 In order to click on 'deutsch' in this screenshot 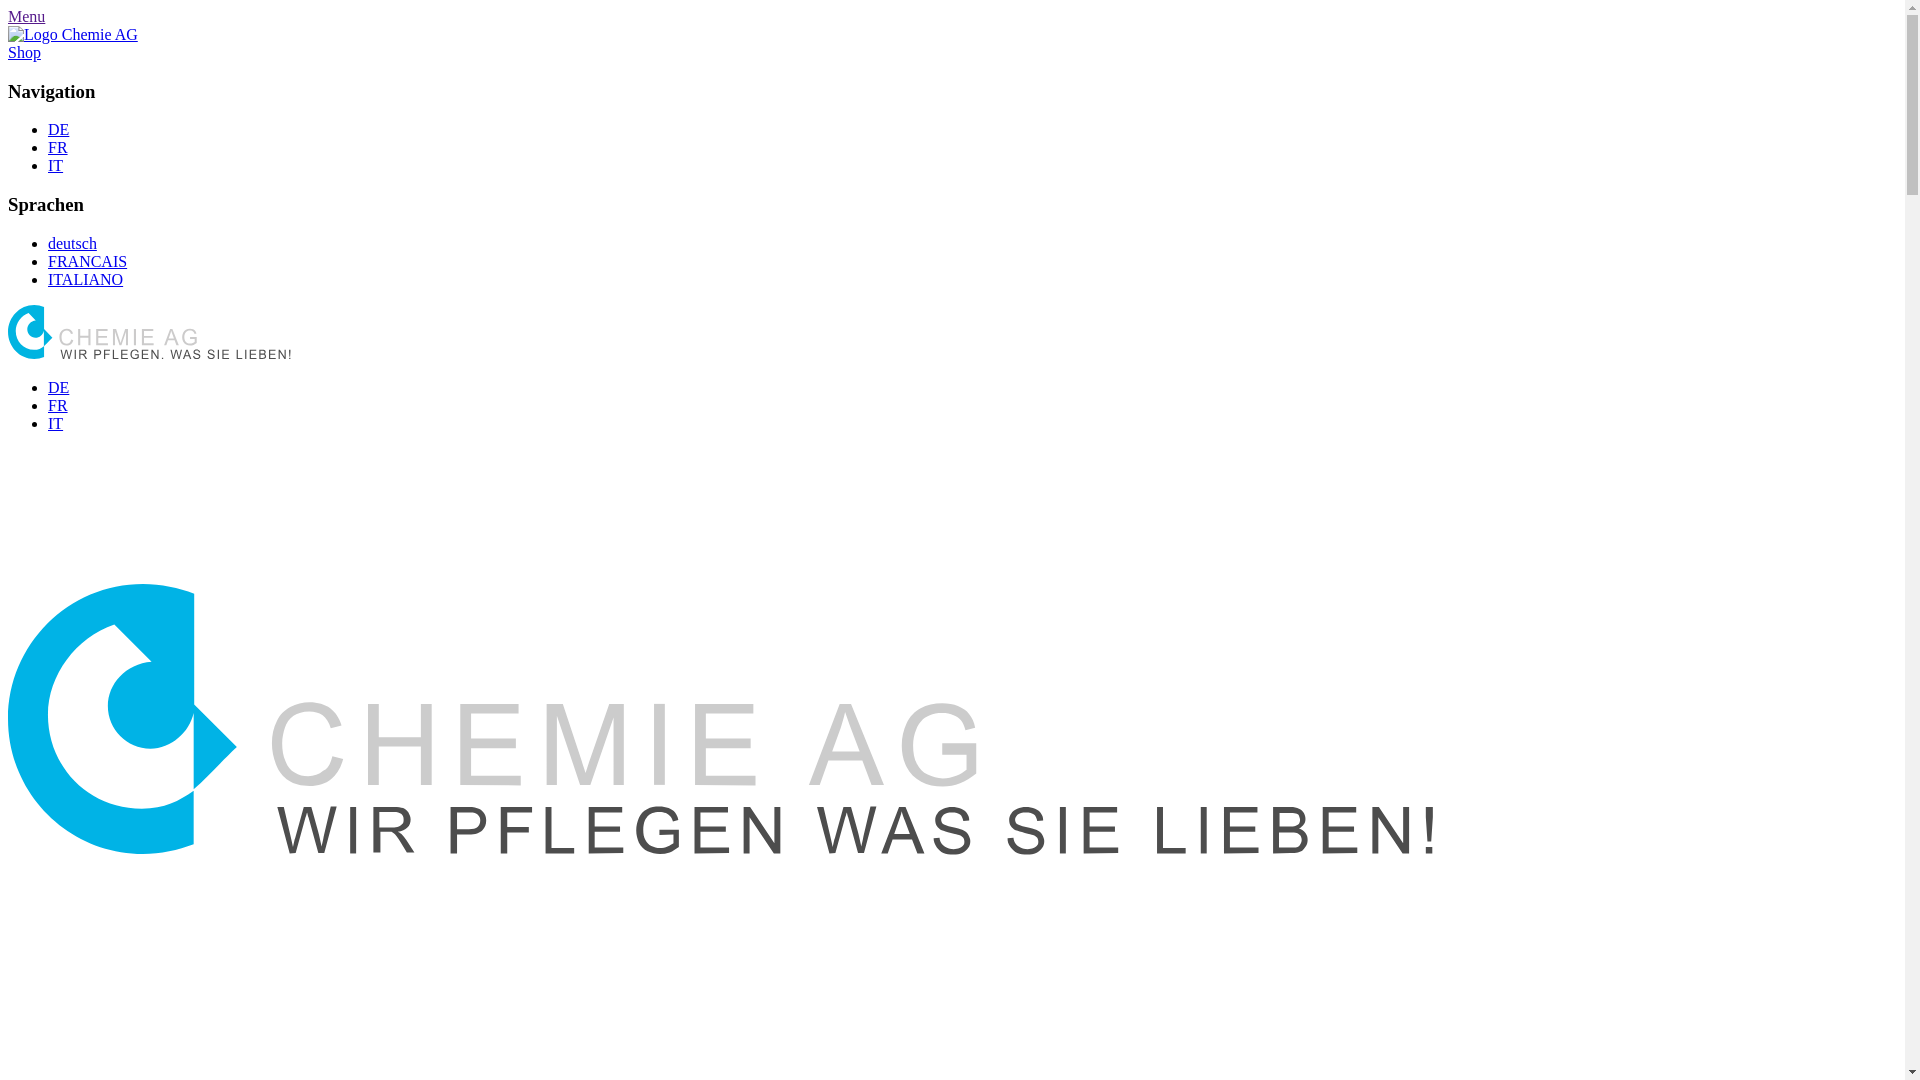, I will do `click(72, 242)`.